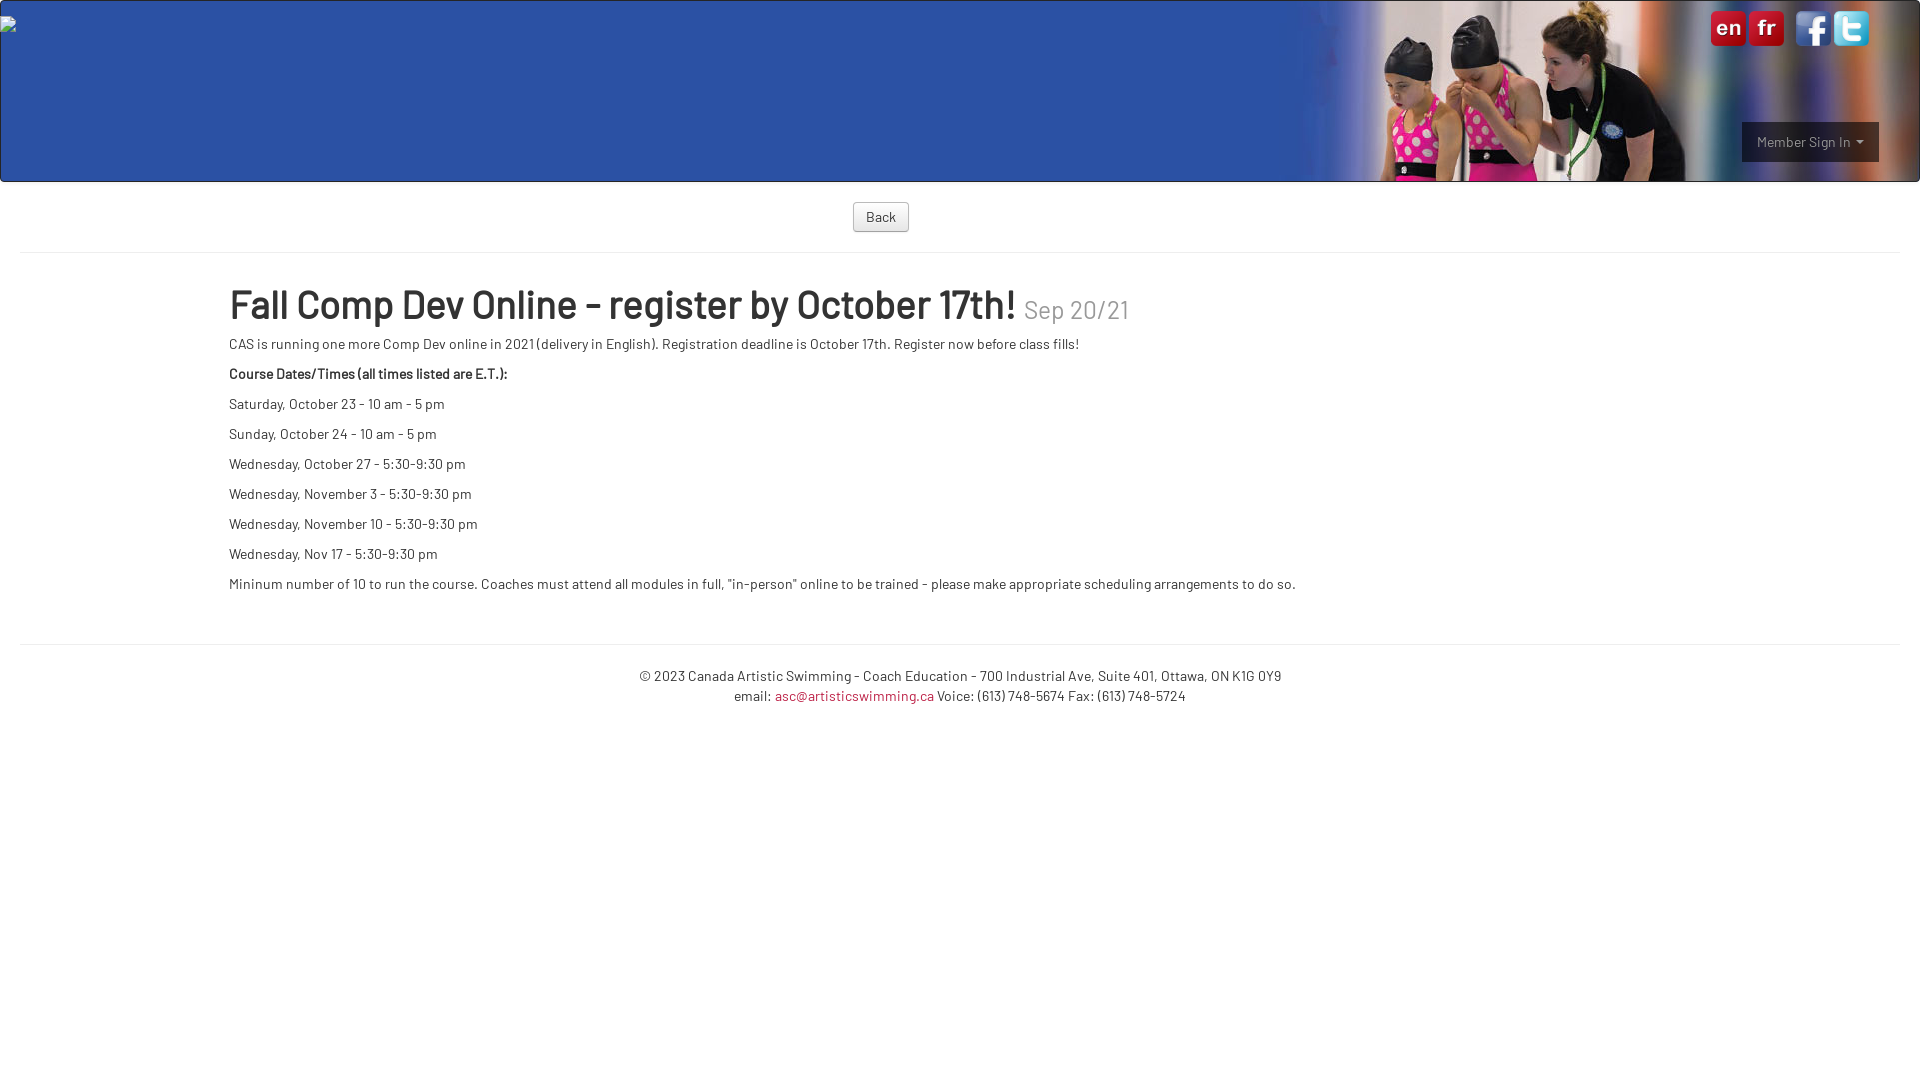 The image size is (1920, 1080). I want to click on 'Member Sign In', so click(1741, 141).